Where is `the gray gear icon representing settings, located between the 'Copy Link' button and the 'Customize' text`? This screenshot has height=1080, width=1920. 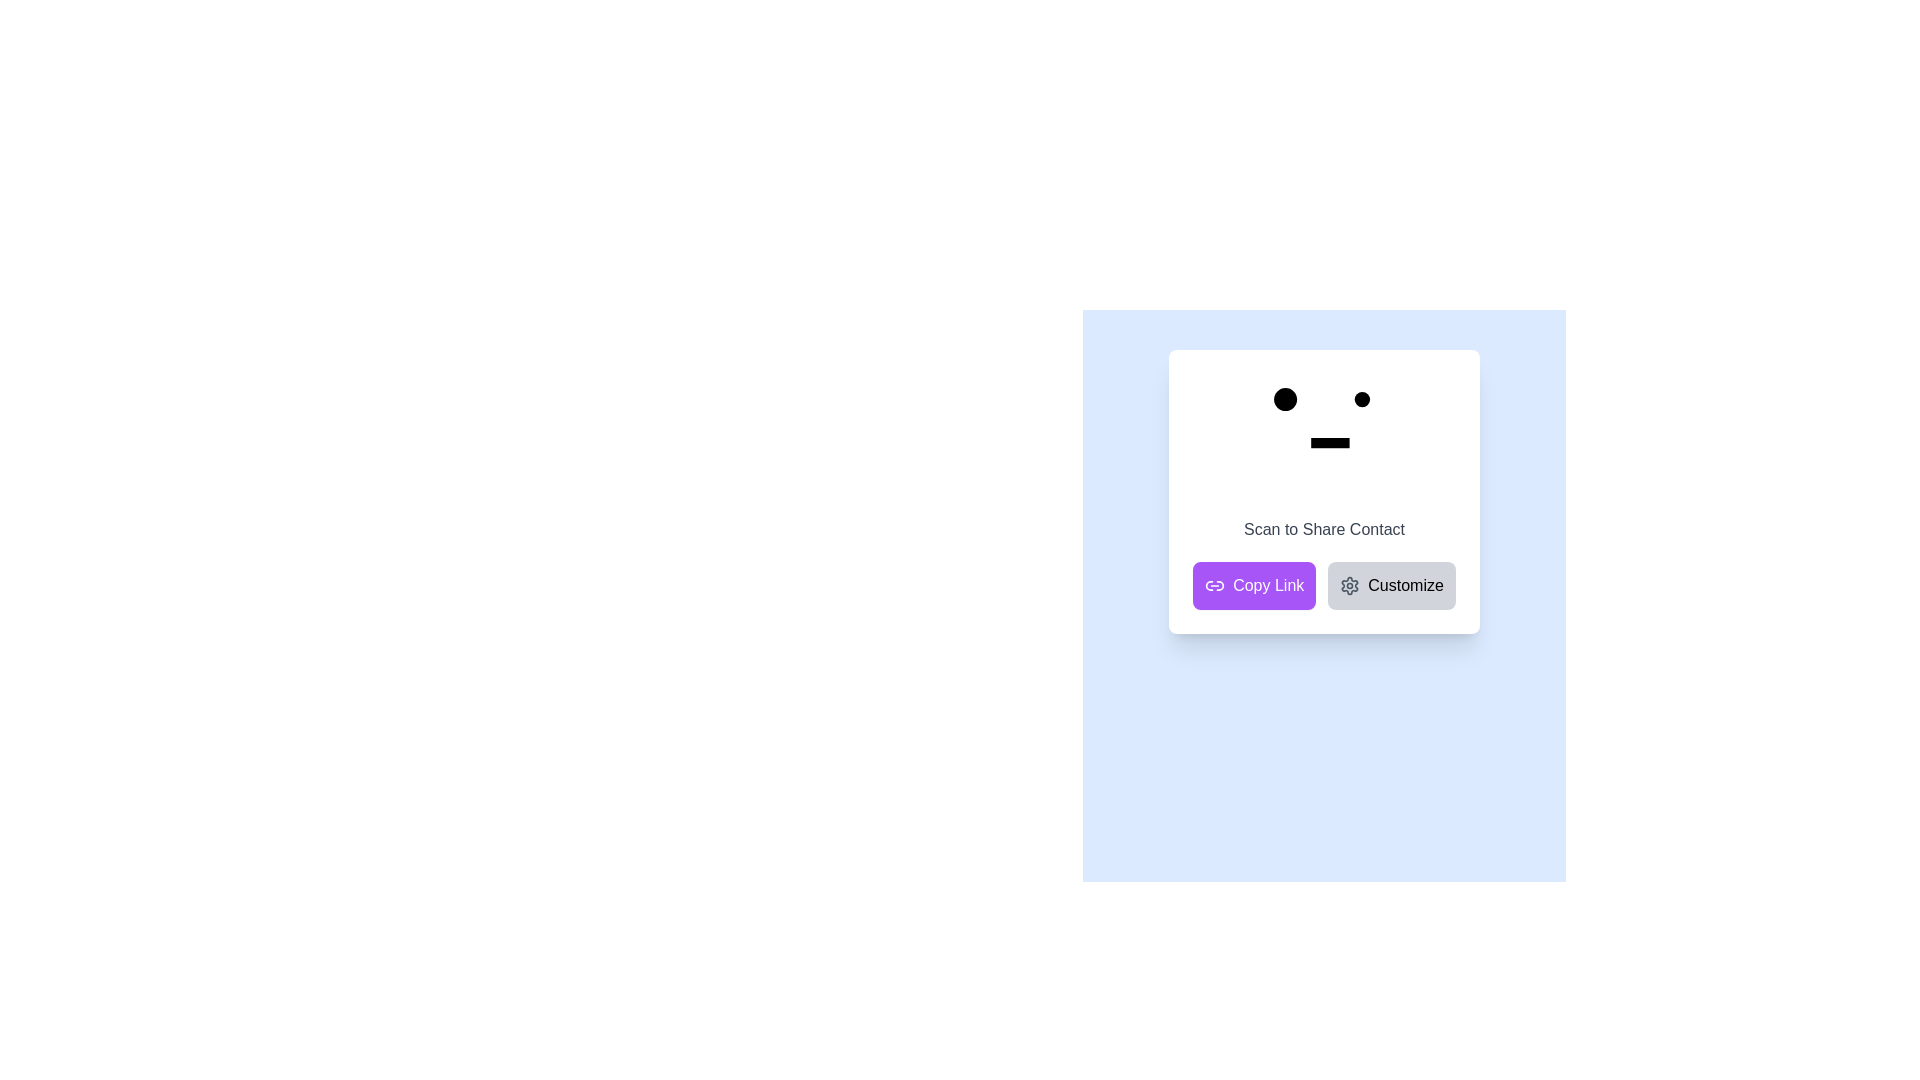 the gray gear icon representing settings, located between the 'Copy Link' button and the 'Customize' text is located at coordinates (1350, 585).